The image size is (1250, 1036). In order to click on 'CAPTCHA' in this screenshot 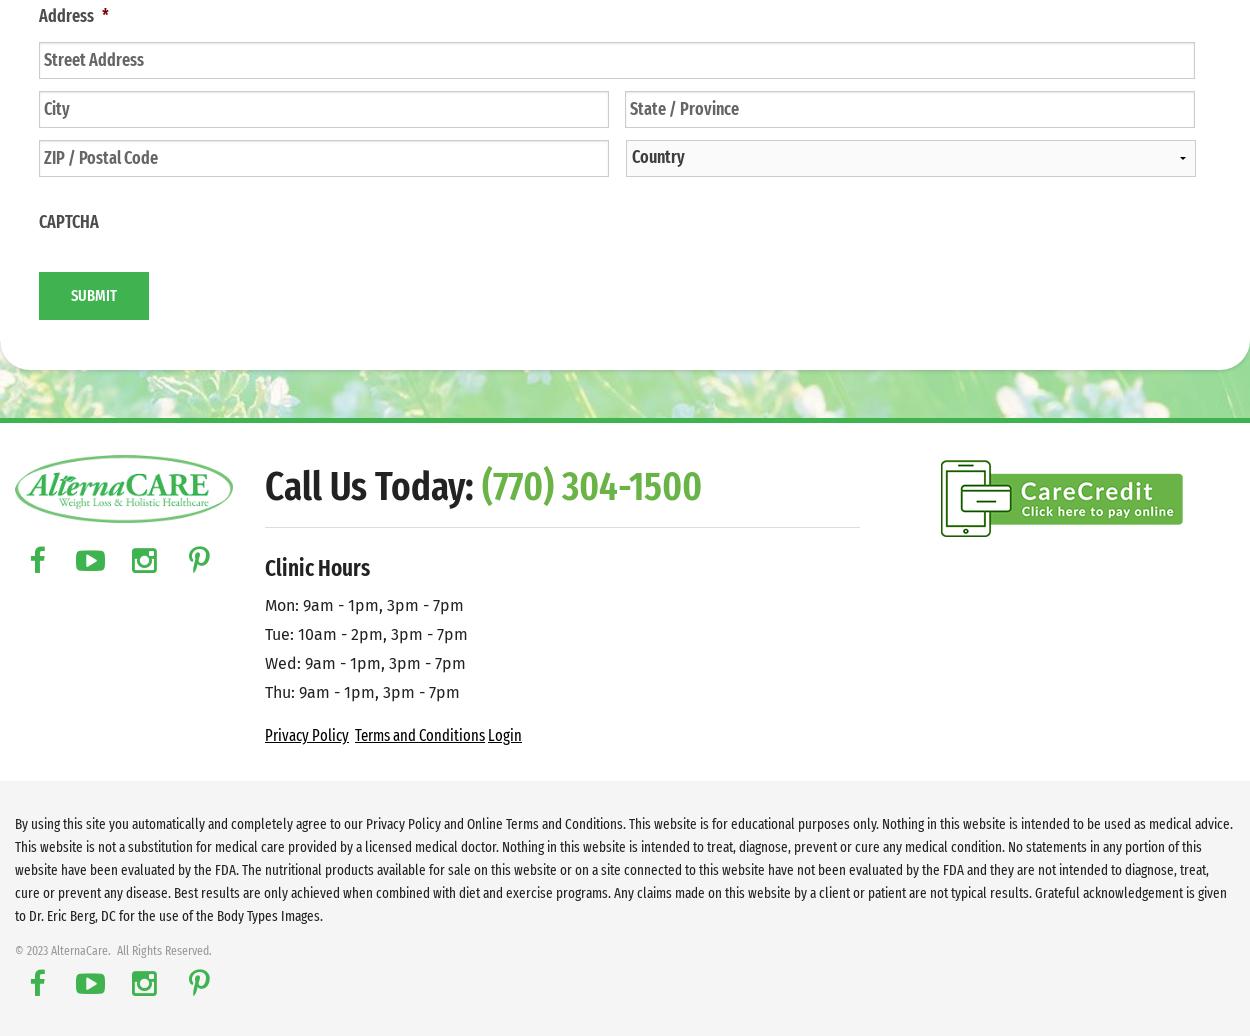, I will do `click(39, 221)`.